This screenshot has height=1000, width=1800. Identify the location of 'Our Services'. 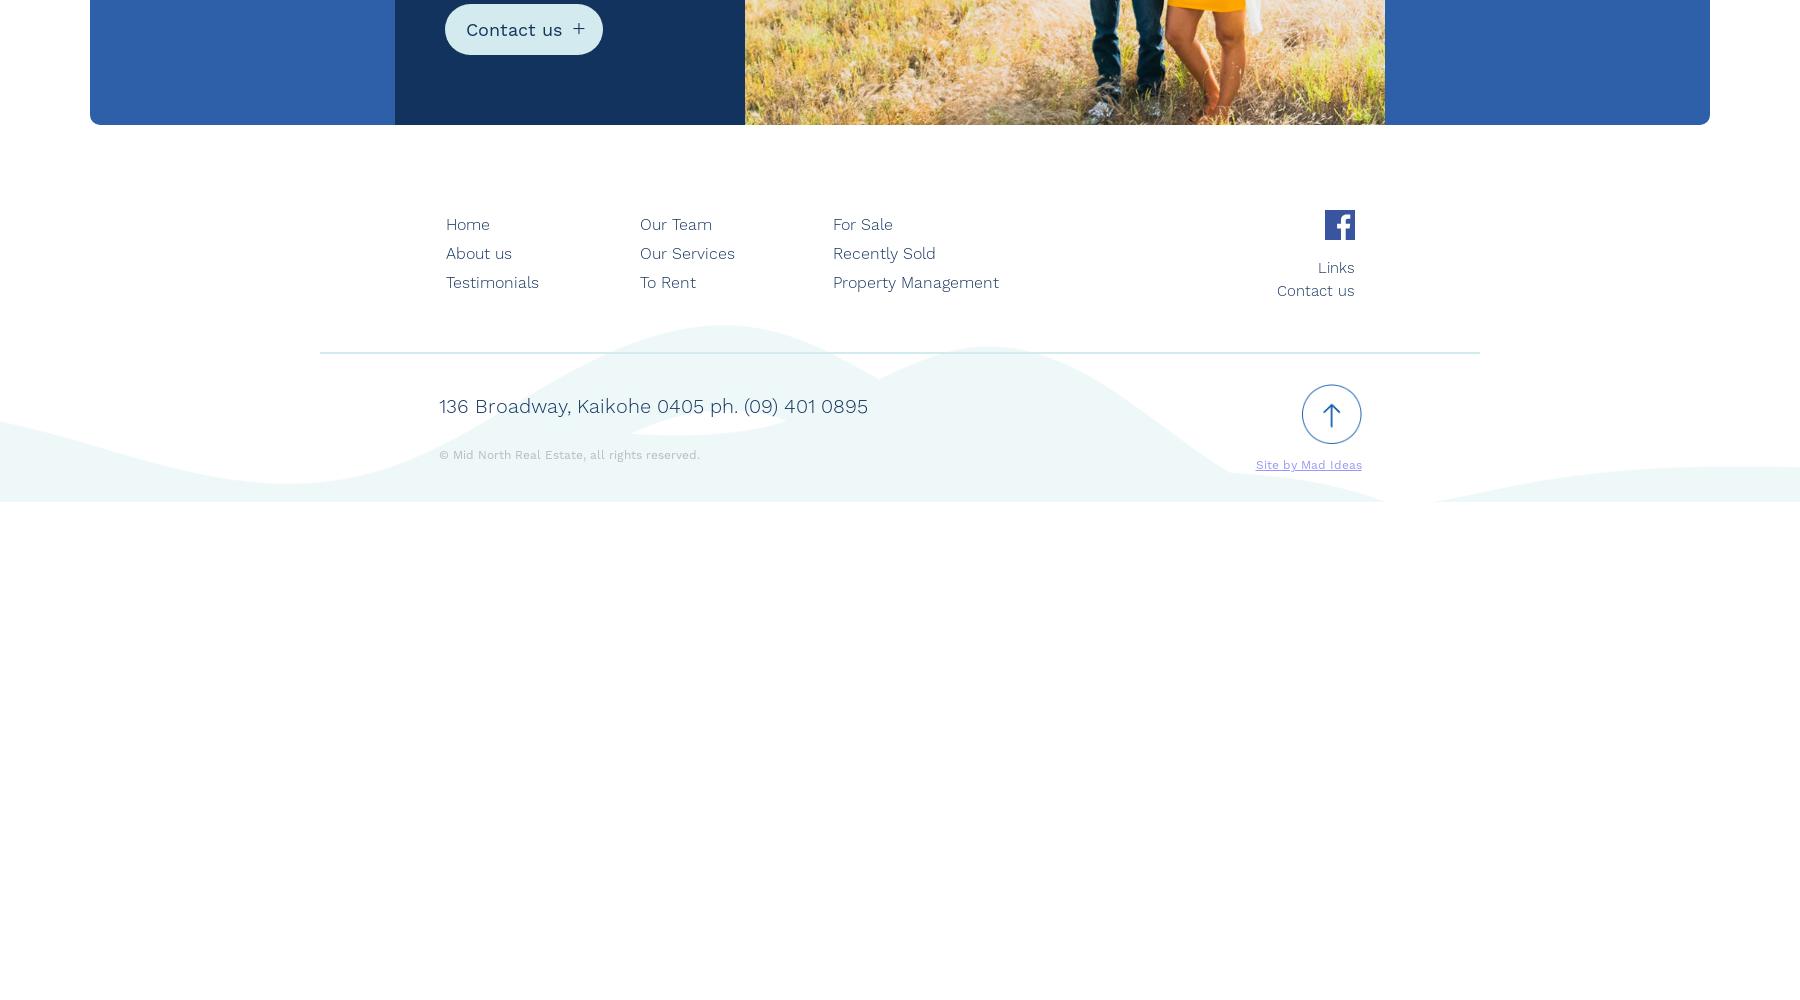
(685, 253).